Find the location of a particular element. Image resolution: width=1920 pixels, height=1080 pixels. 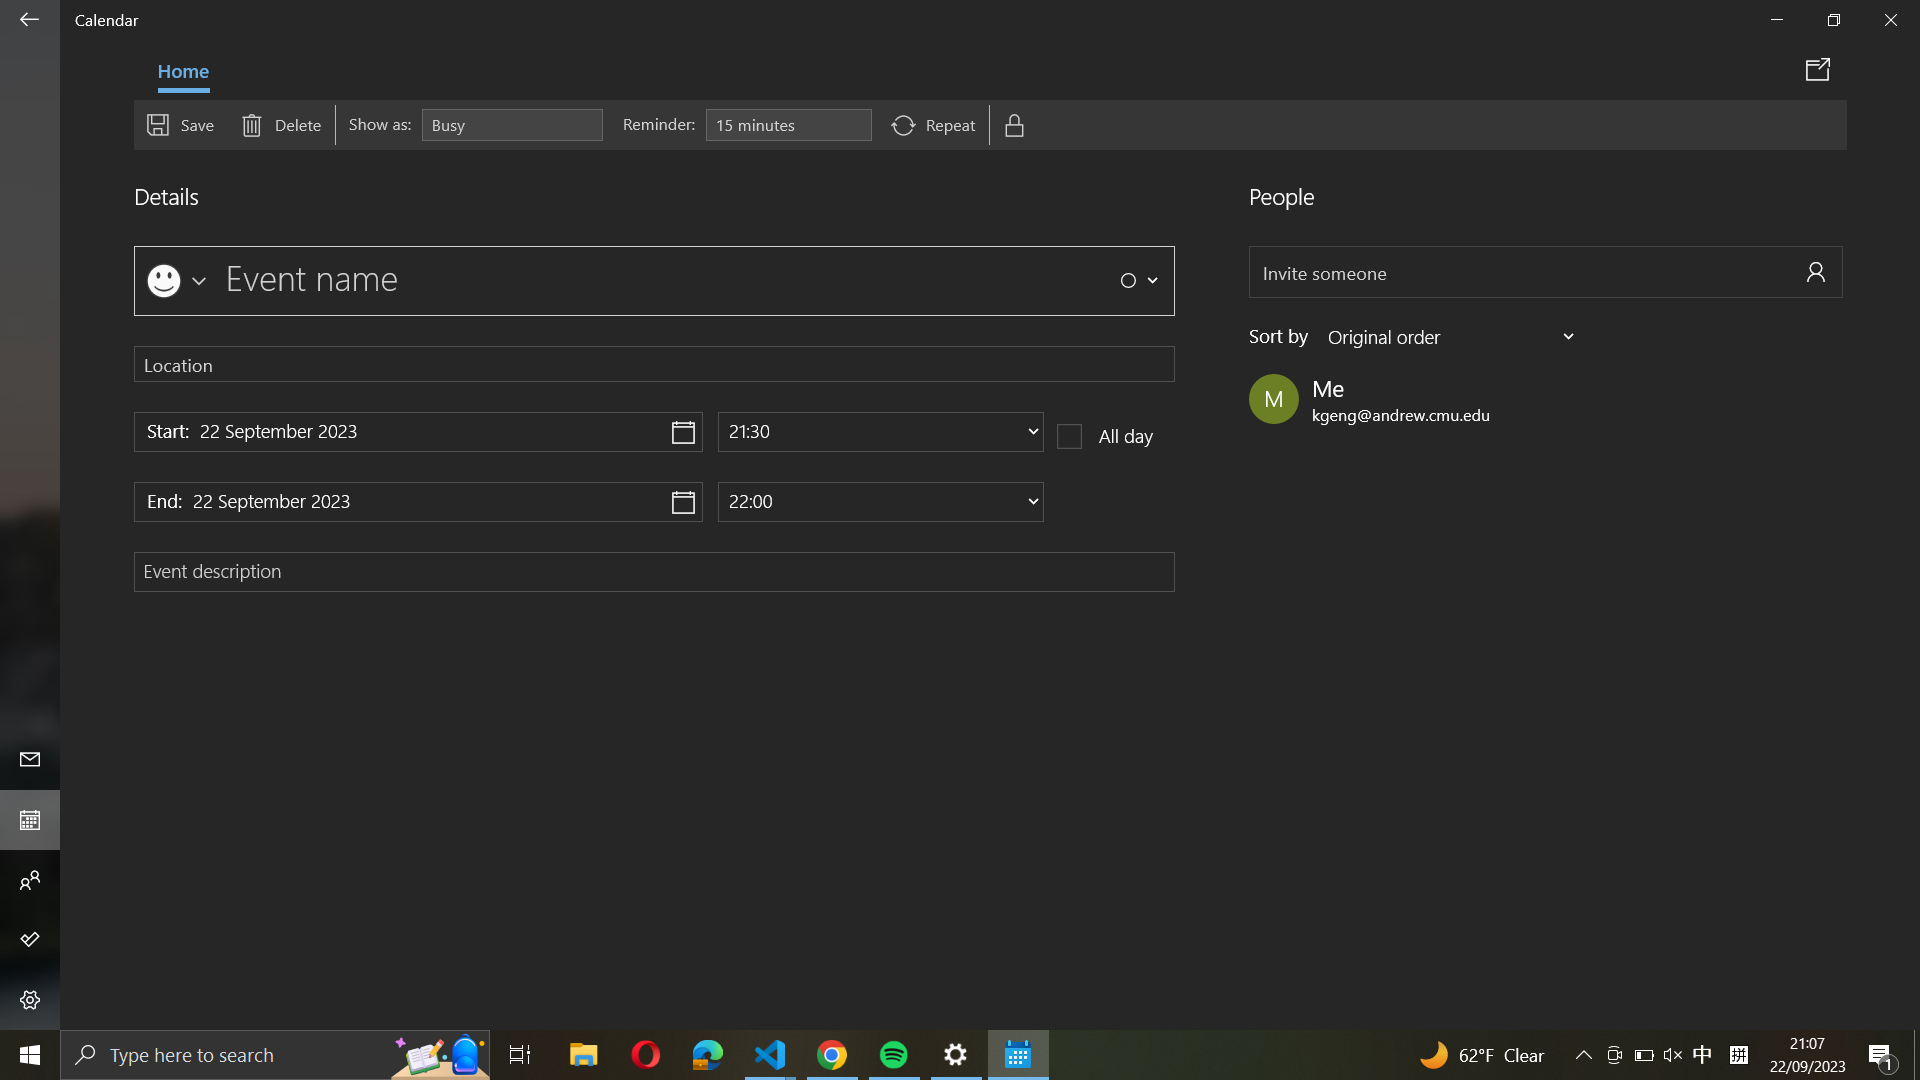

Assign "22 December 2020" as the beginning date of the event is located at coordinates (417, 431).